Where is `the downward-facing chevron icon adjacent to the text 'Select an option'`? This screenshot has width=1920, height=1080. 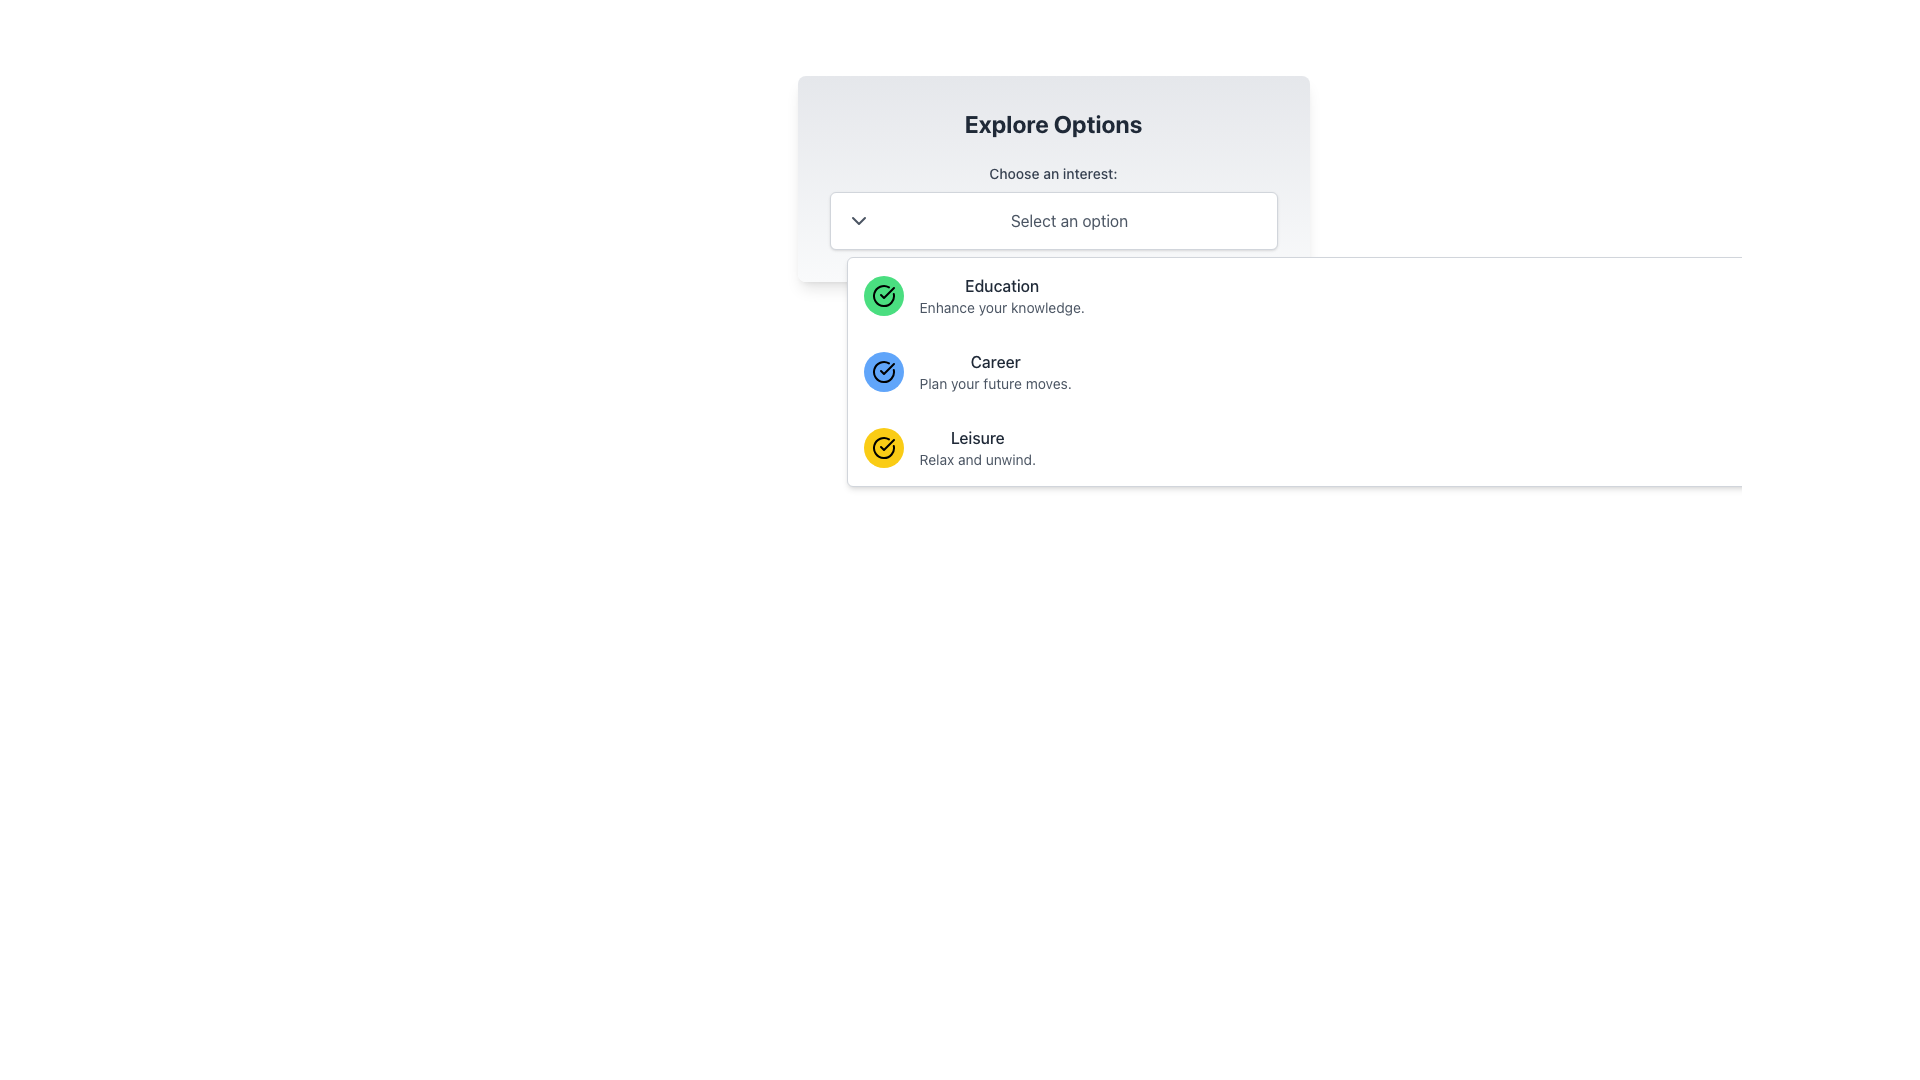 the downward-facing chevron icon adjacent to the text 'Select an option' is located at coordinates (858, 220).